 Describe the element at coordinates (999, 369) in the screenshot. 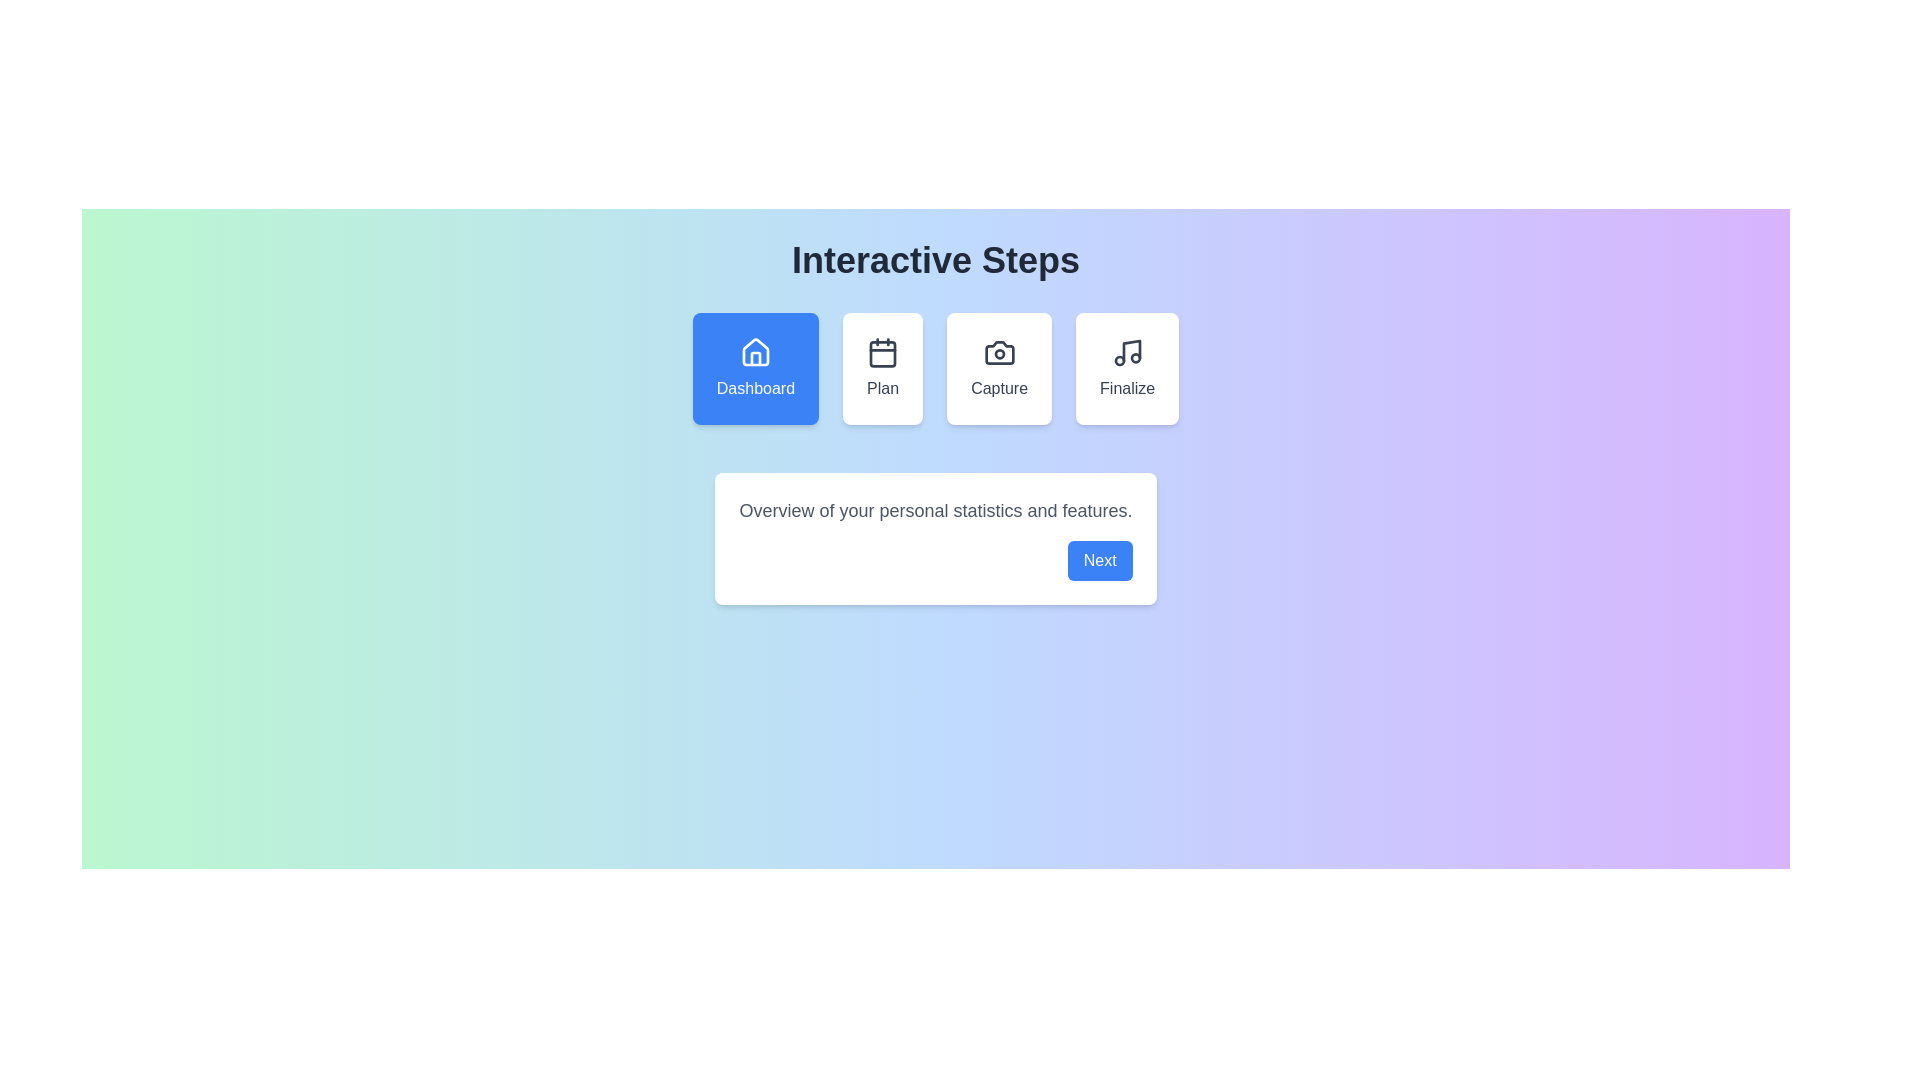

I see `the step Capture by clicking on its icon` at that location.